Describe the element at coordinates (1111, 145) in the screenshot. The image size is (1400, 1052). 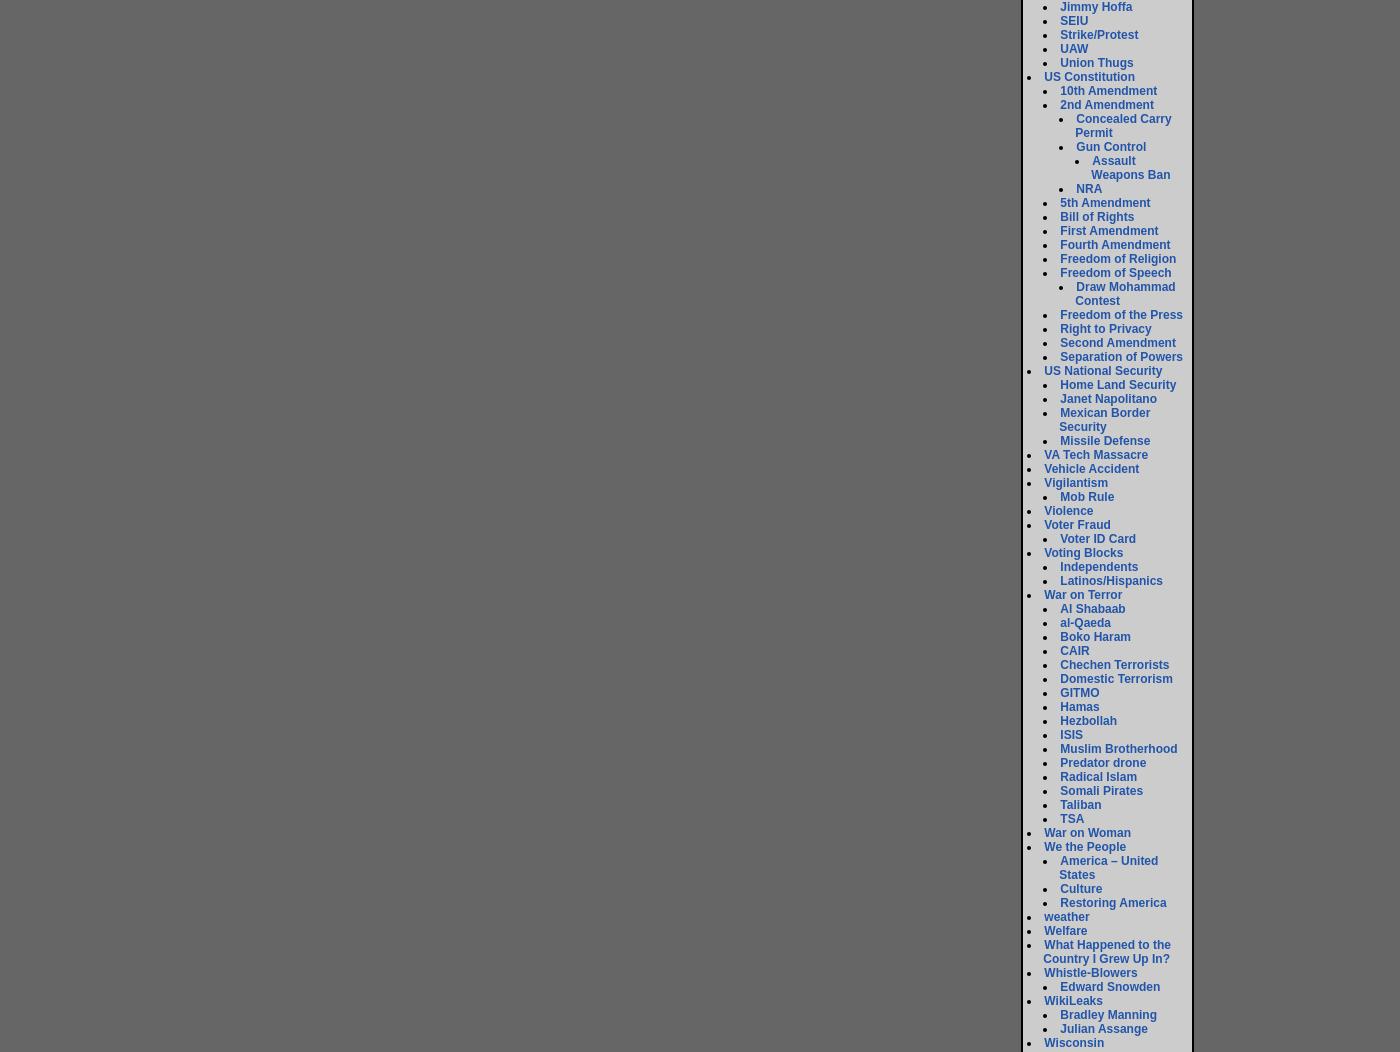
I see `'Gun Control'` at that location.